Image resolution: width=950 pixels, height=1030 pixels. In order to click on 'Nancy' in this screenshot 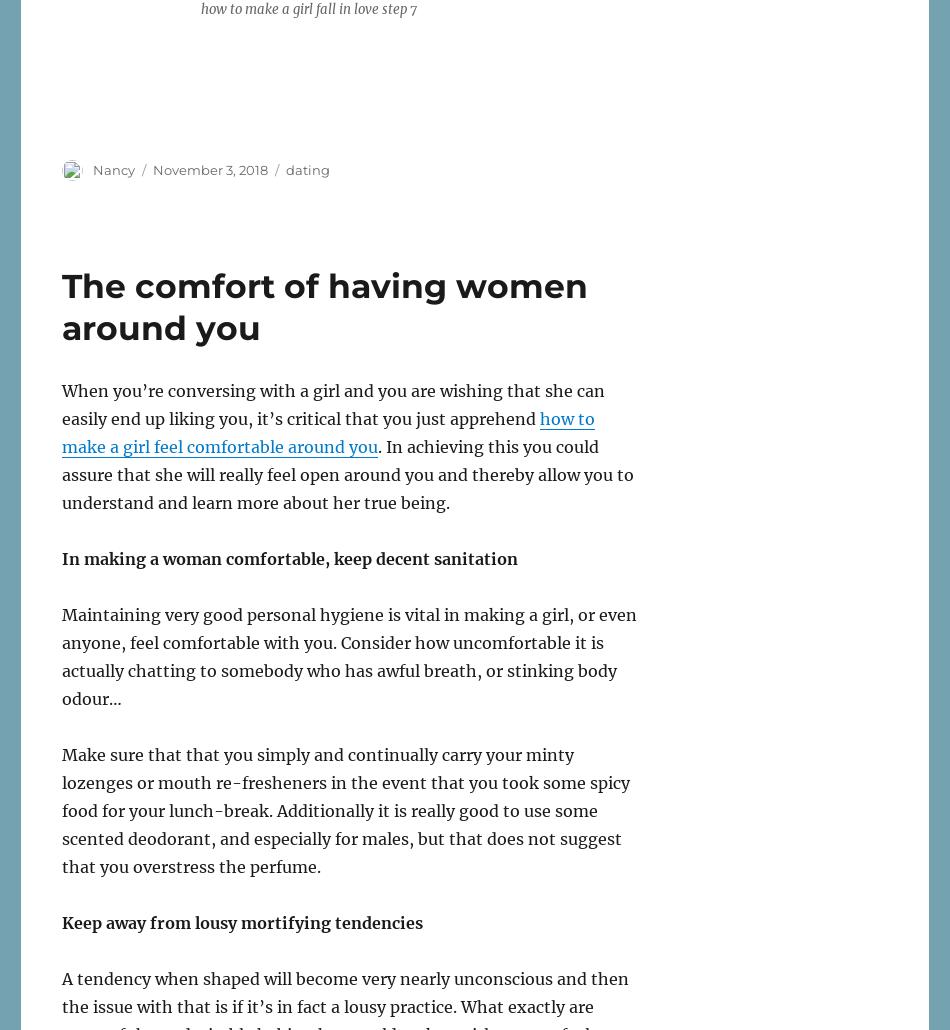, I will do `click(114, 168)`.